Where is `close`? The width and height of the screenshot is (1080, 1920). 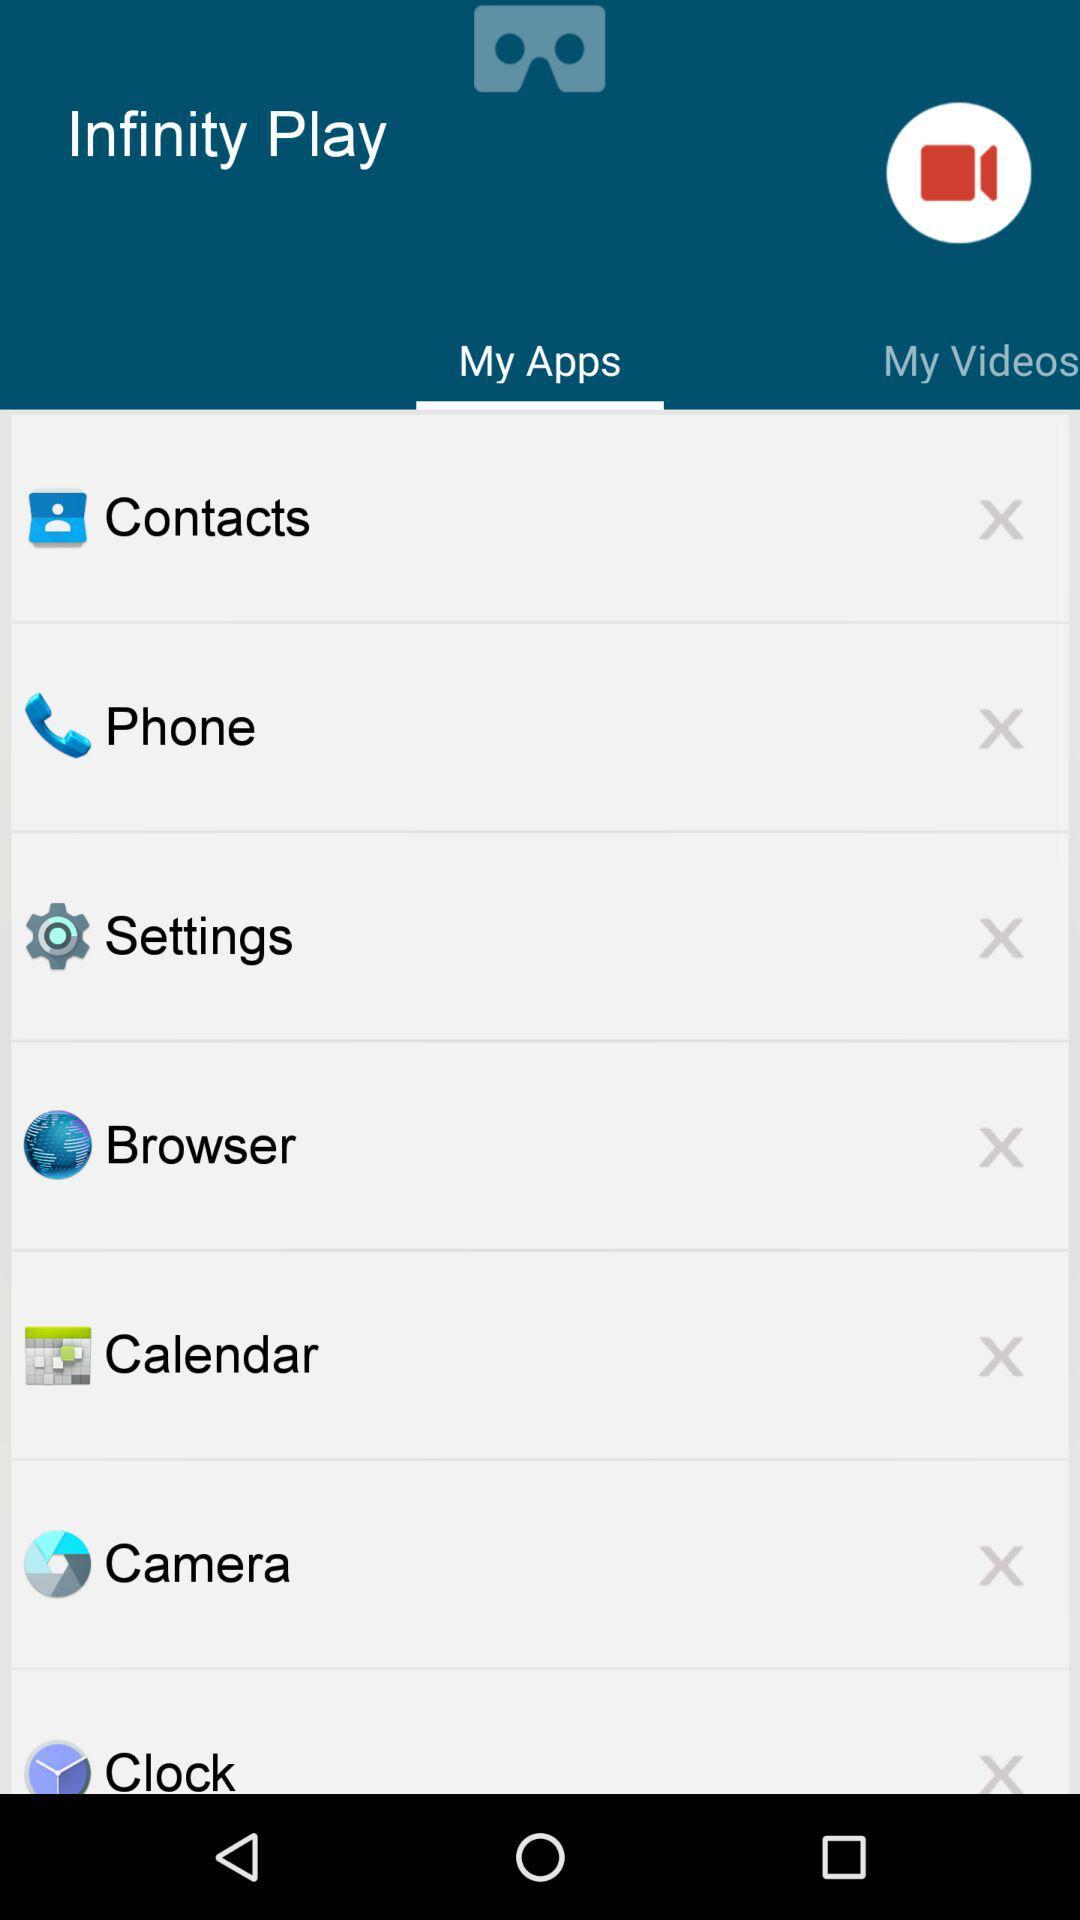 close is located at coordinates (1001, 1354).